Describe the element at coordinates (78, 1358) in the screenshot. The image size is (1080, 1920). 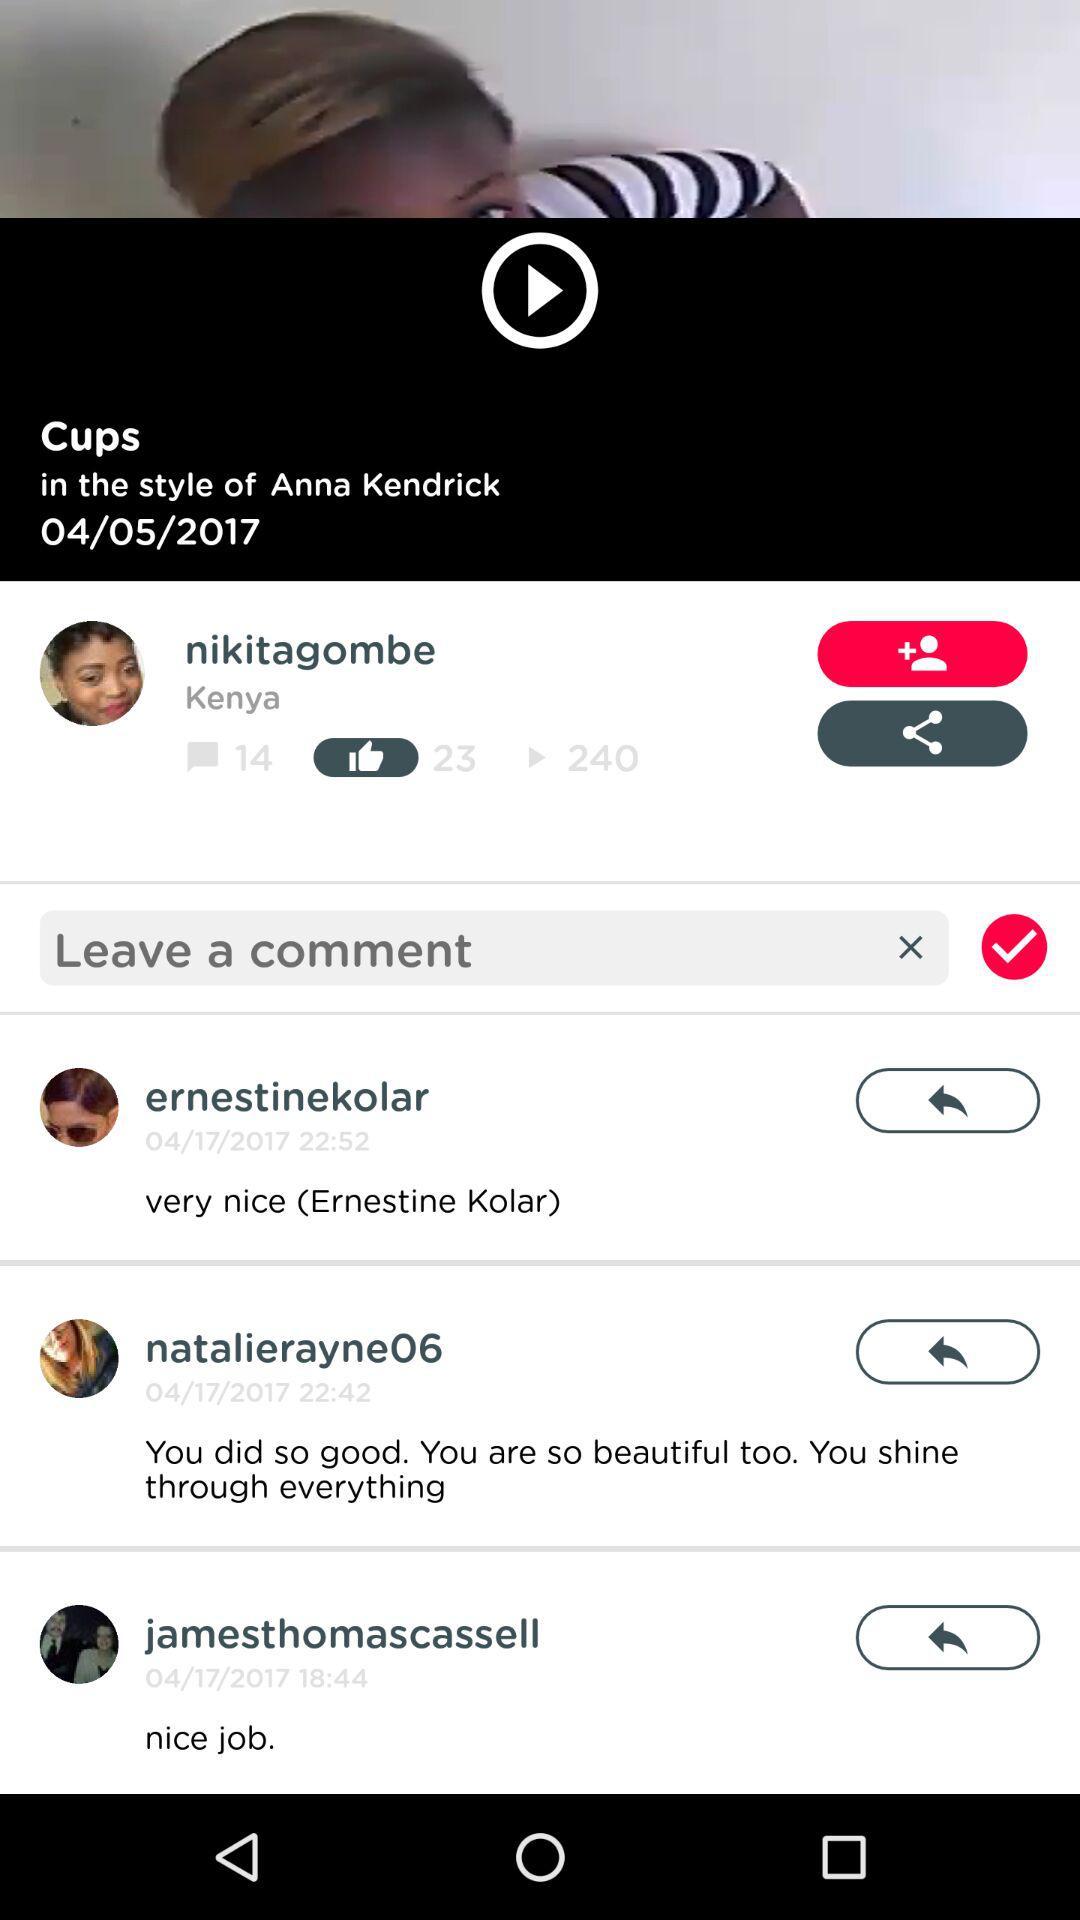
I see `tap to go to profile` at that location.